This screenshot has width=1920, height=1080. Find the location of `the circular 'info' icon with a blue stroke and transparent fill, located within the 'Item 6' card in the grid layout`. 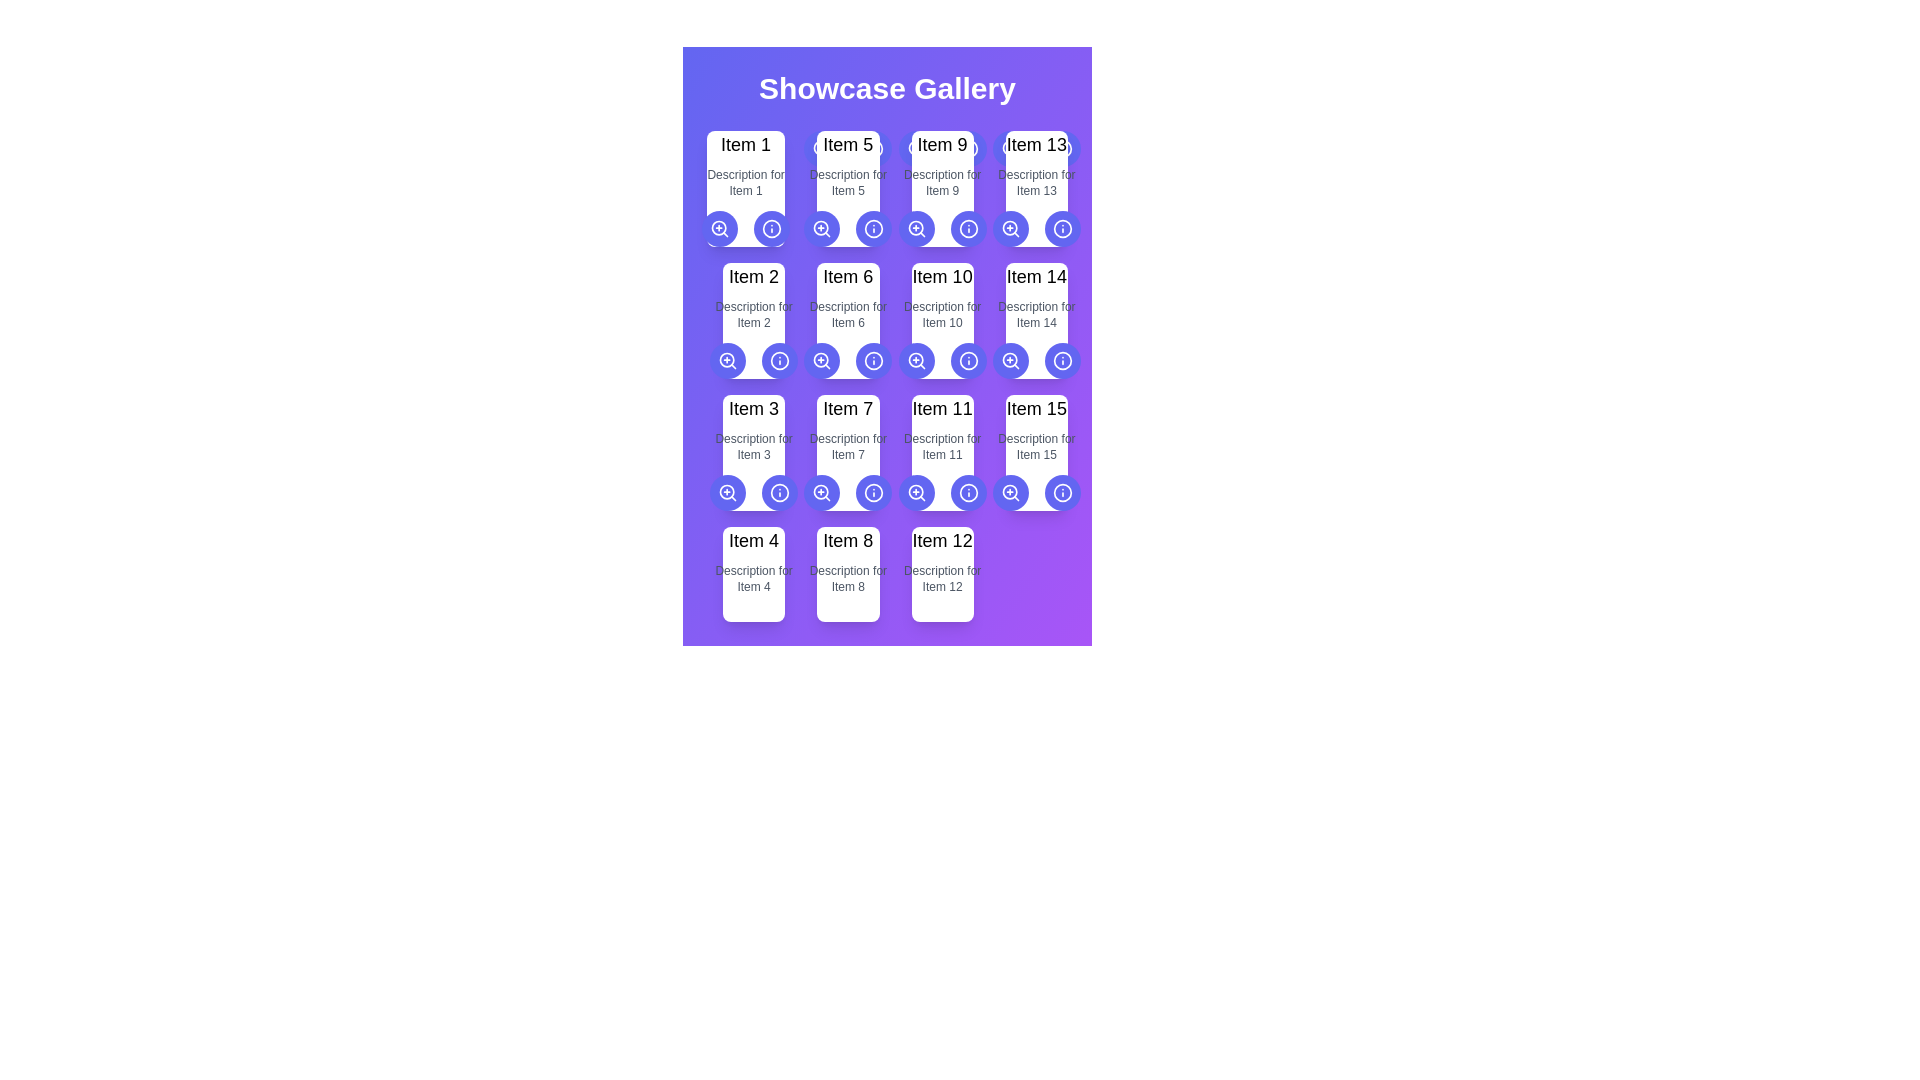

the circular 'info' icon with a blue stroke and transparent fill, located within the 'Item 6' card in the grid layout is located at coordinates (874, 361).